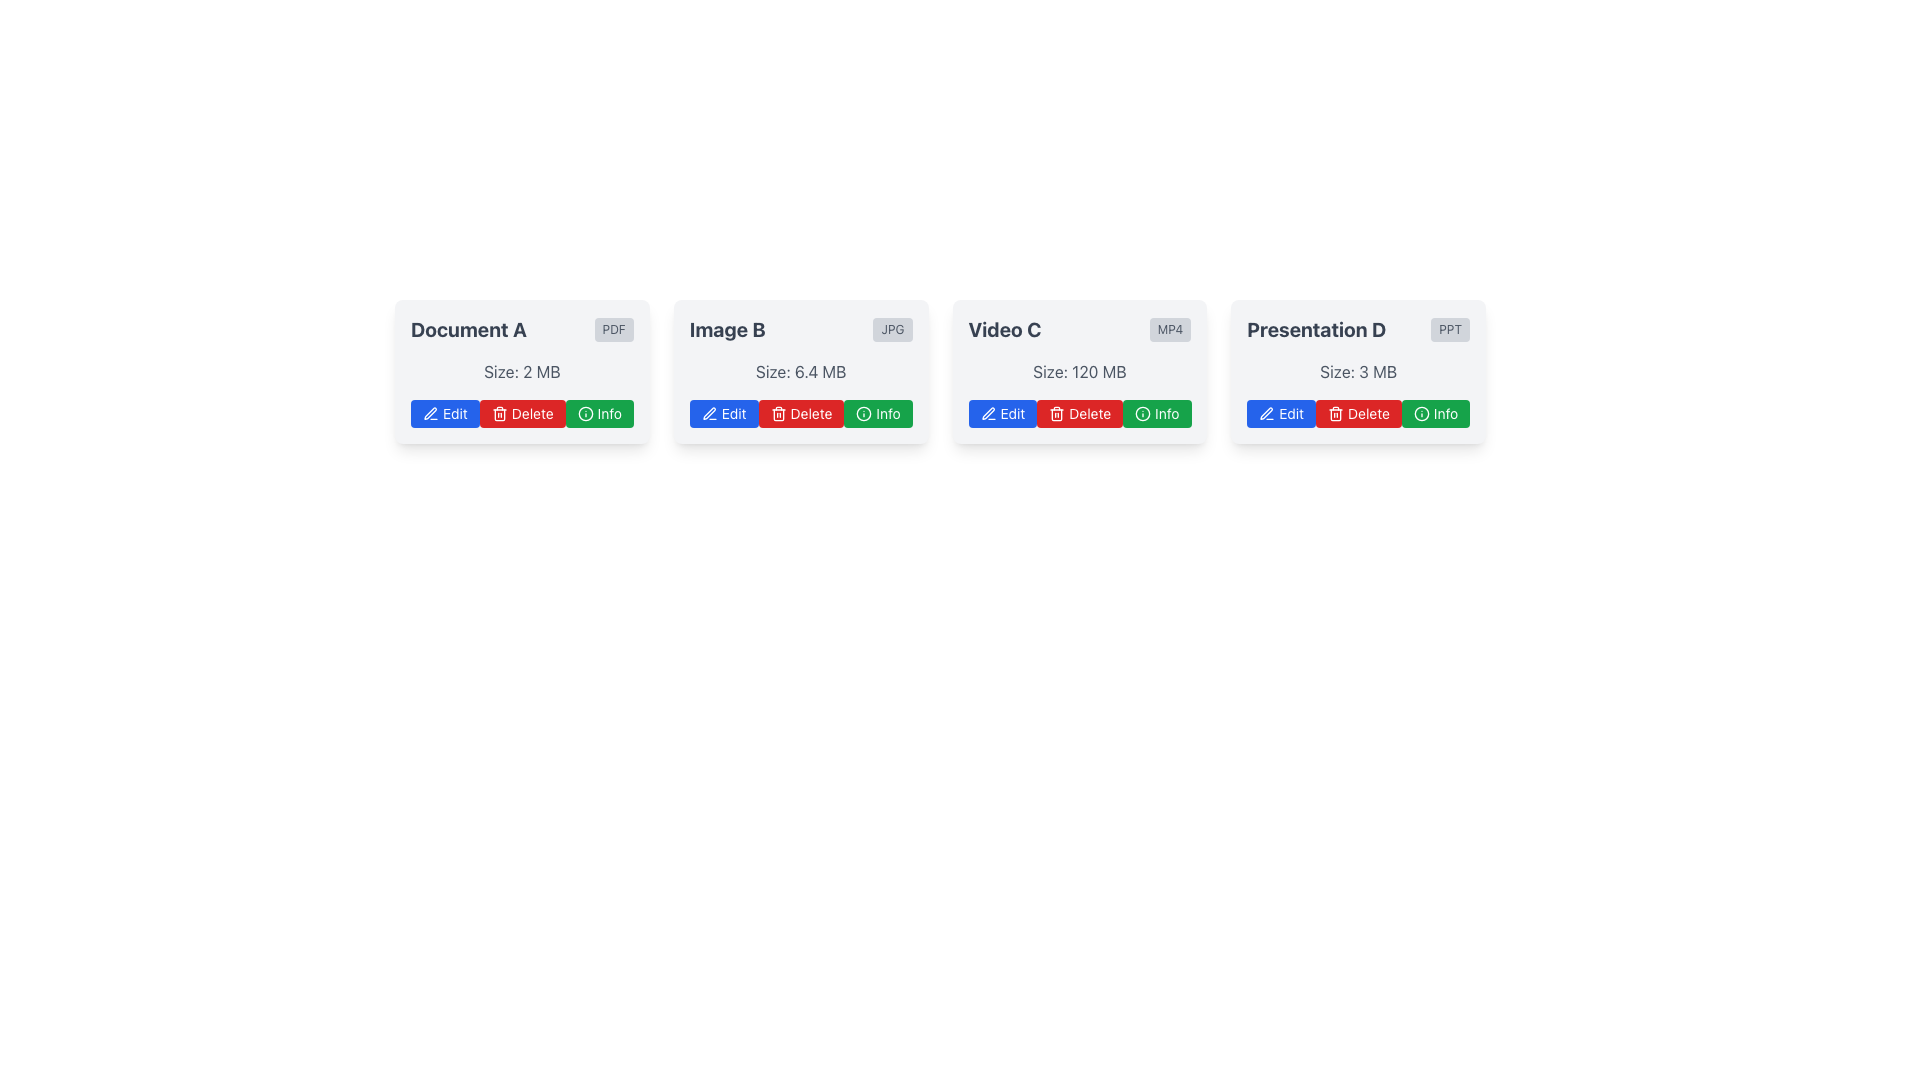 This screenshot has height=1080, width=1920. Describe the element at coordinates (1435, 412) in the screenshot. I see `the 'Info' button, which is a rectangular button with rounded corners, a green background, and contains a white 'i' icon and 'Info' text, located in the card of 'Presentation D' as the last button in a horizontal group` at that location.